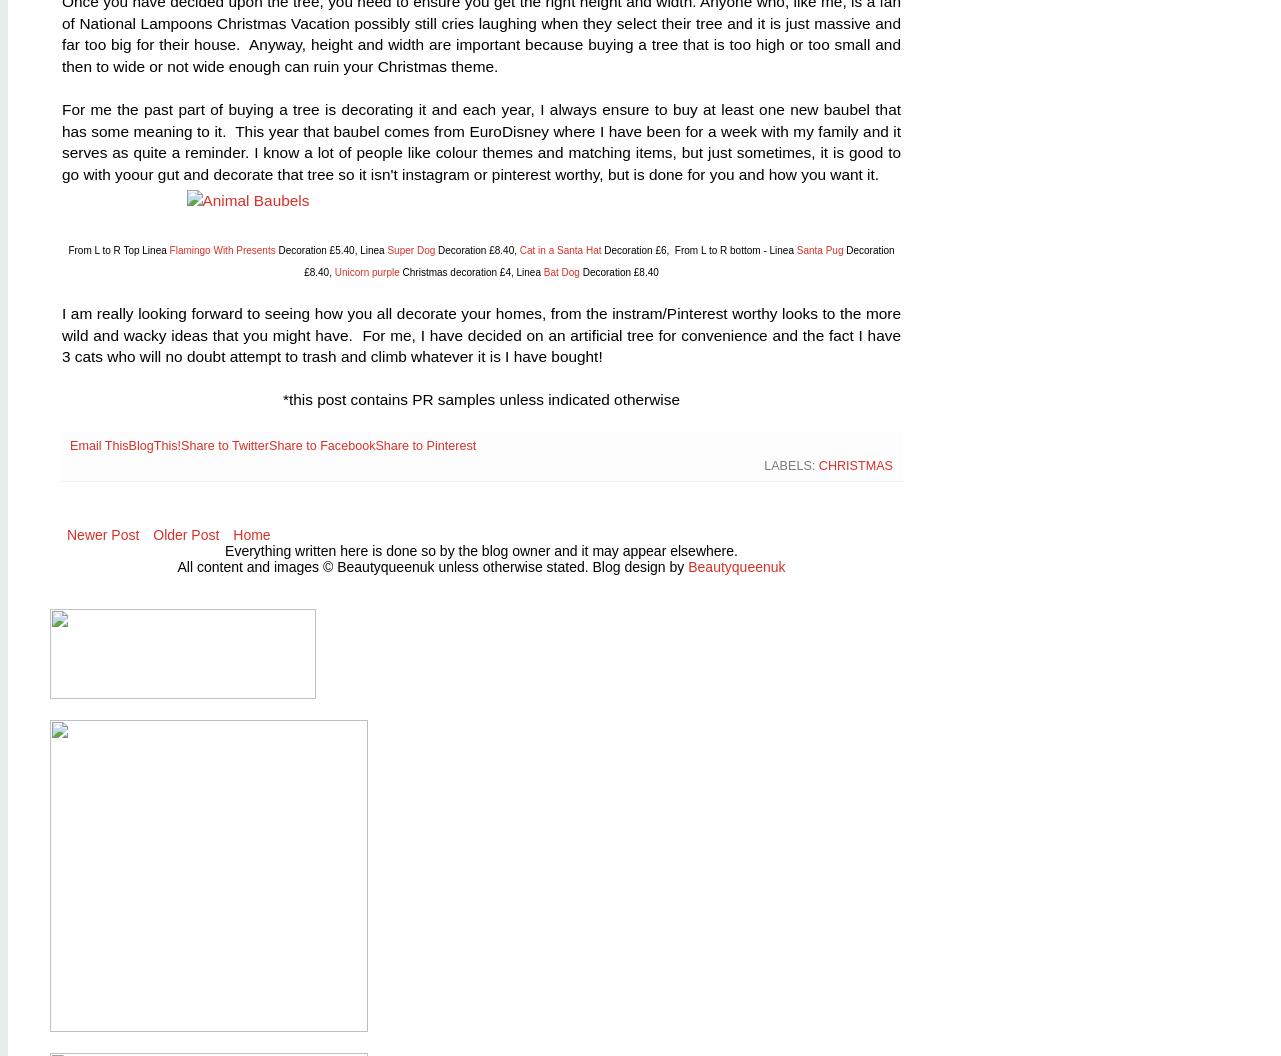 This screenshot has height=1056, width=1281. Describe the element at coordinates (796, 249) in the screenshot. I see `'Santa Pug'` at that location.